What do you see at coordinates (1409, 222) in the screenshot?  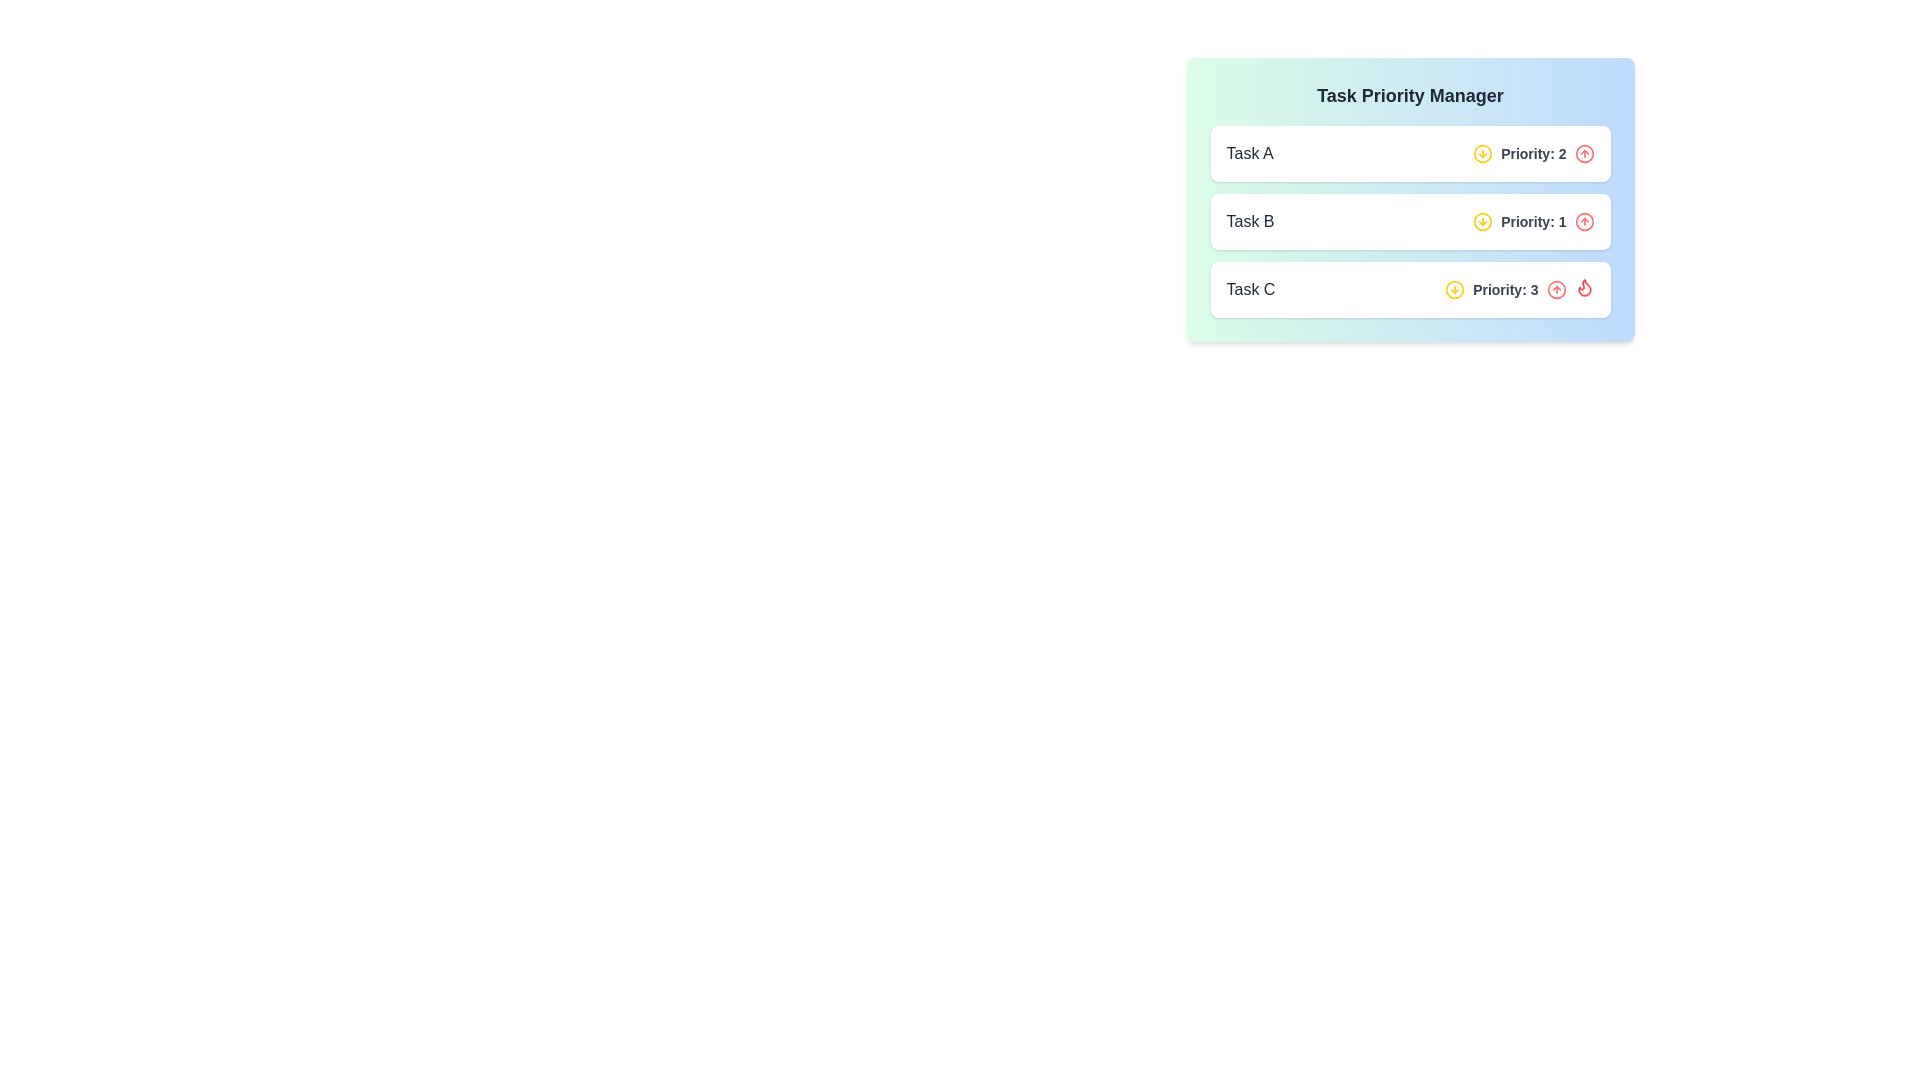 I see `the second row of the task list` at bounding box center [1409, 222].